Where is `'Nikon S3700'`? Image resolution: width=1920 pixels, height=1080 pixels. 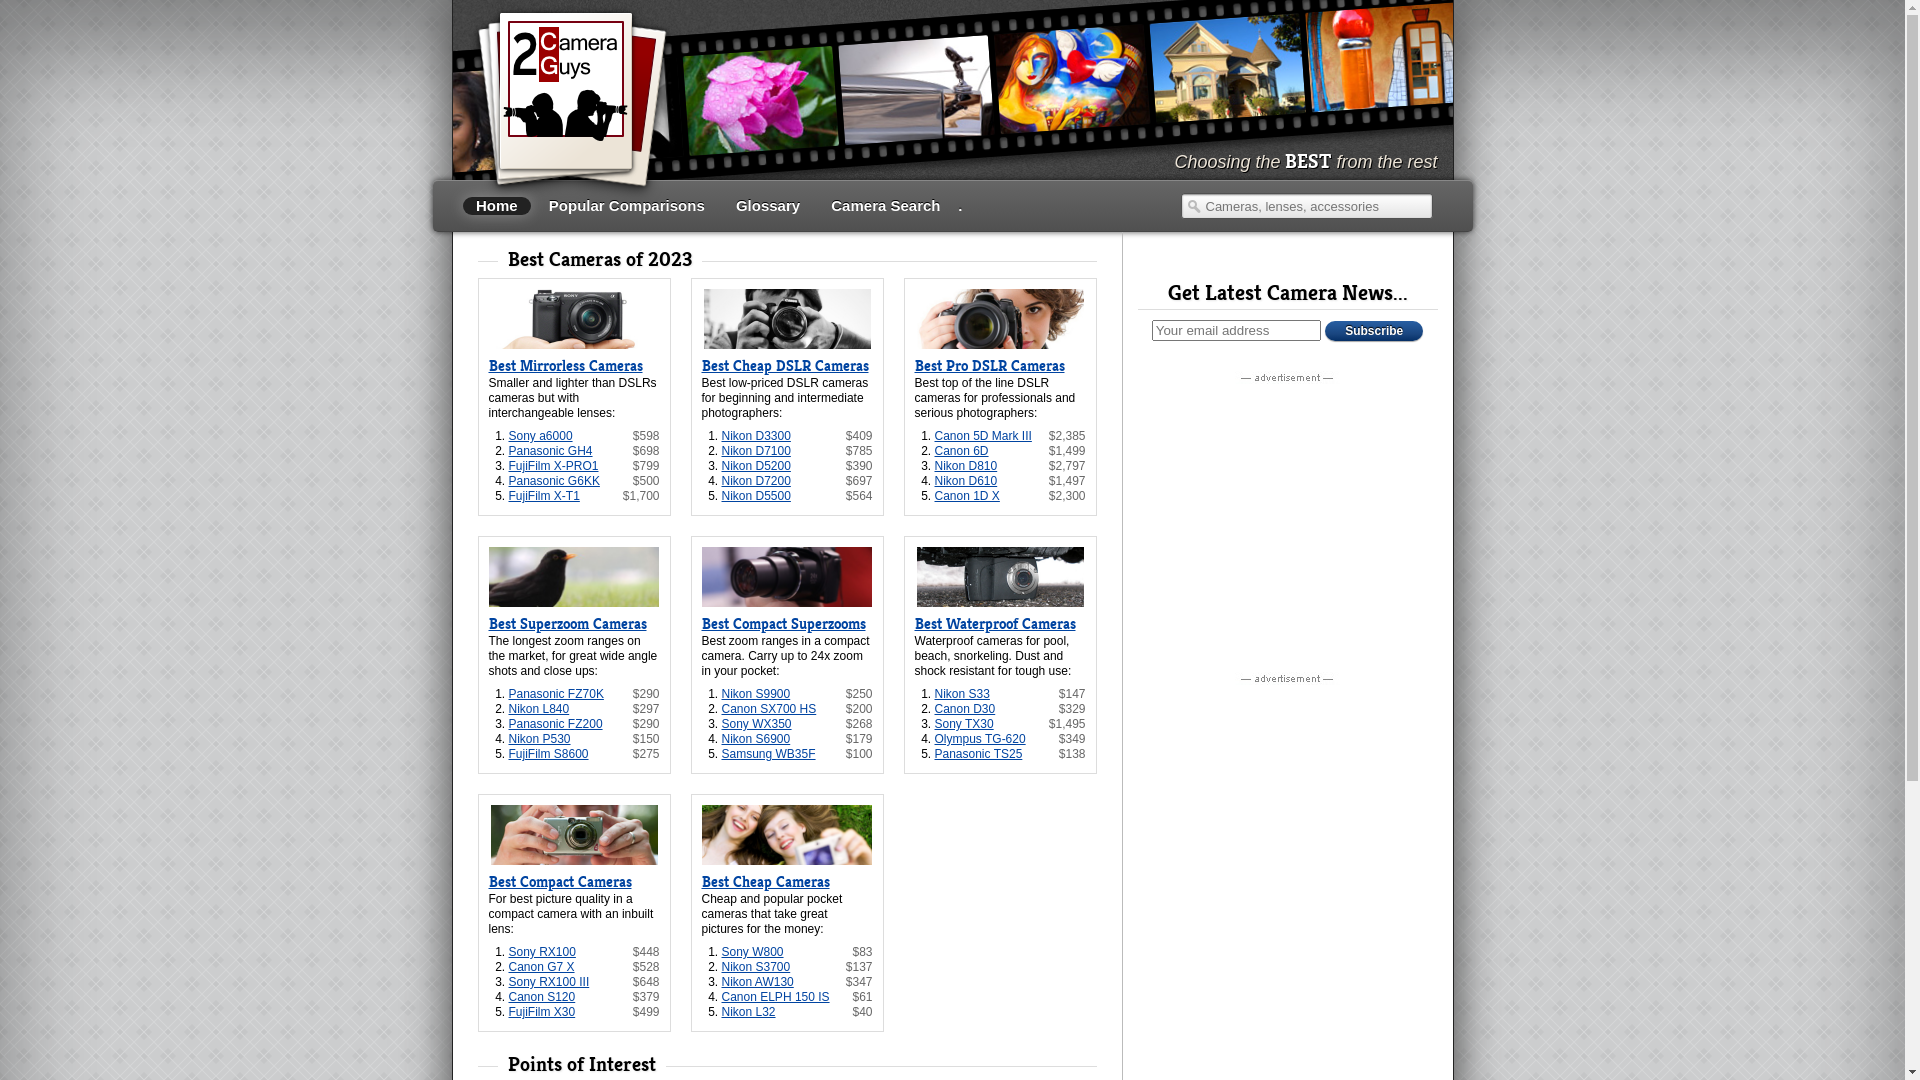
'Nikon S3700' is located at coordinates (755, 966).